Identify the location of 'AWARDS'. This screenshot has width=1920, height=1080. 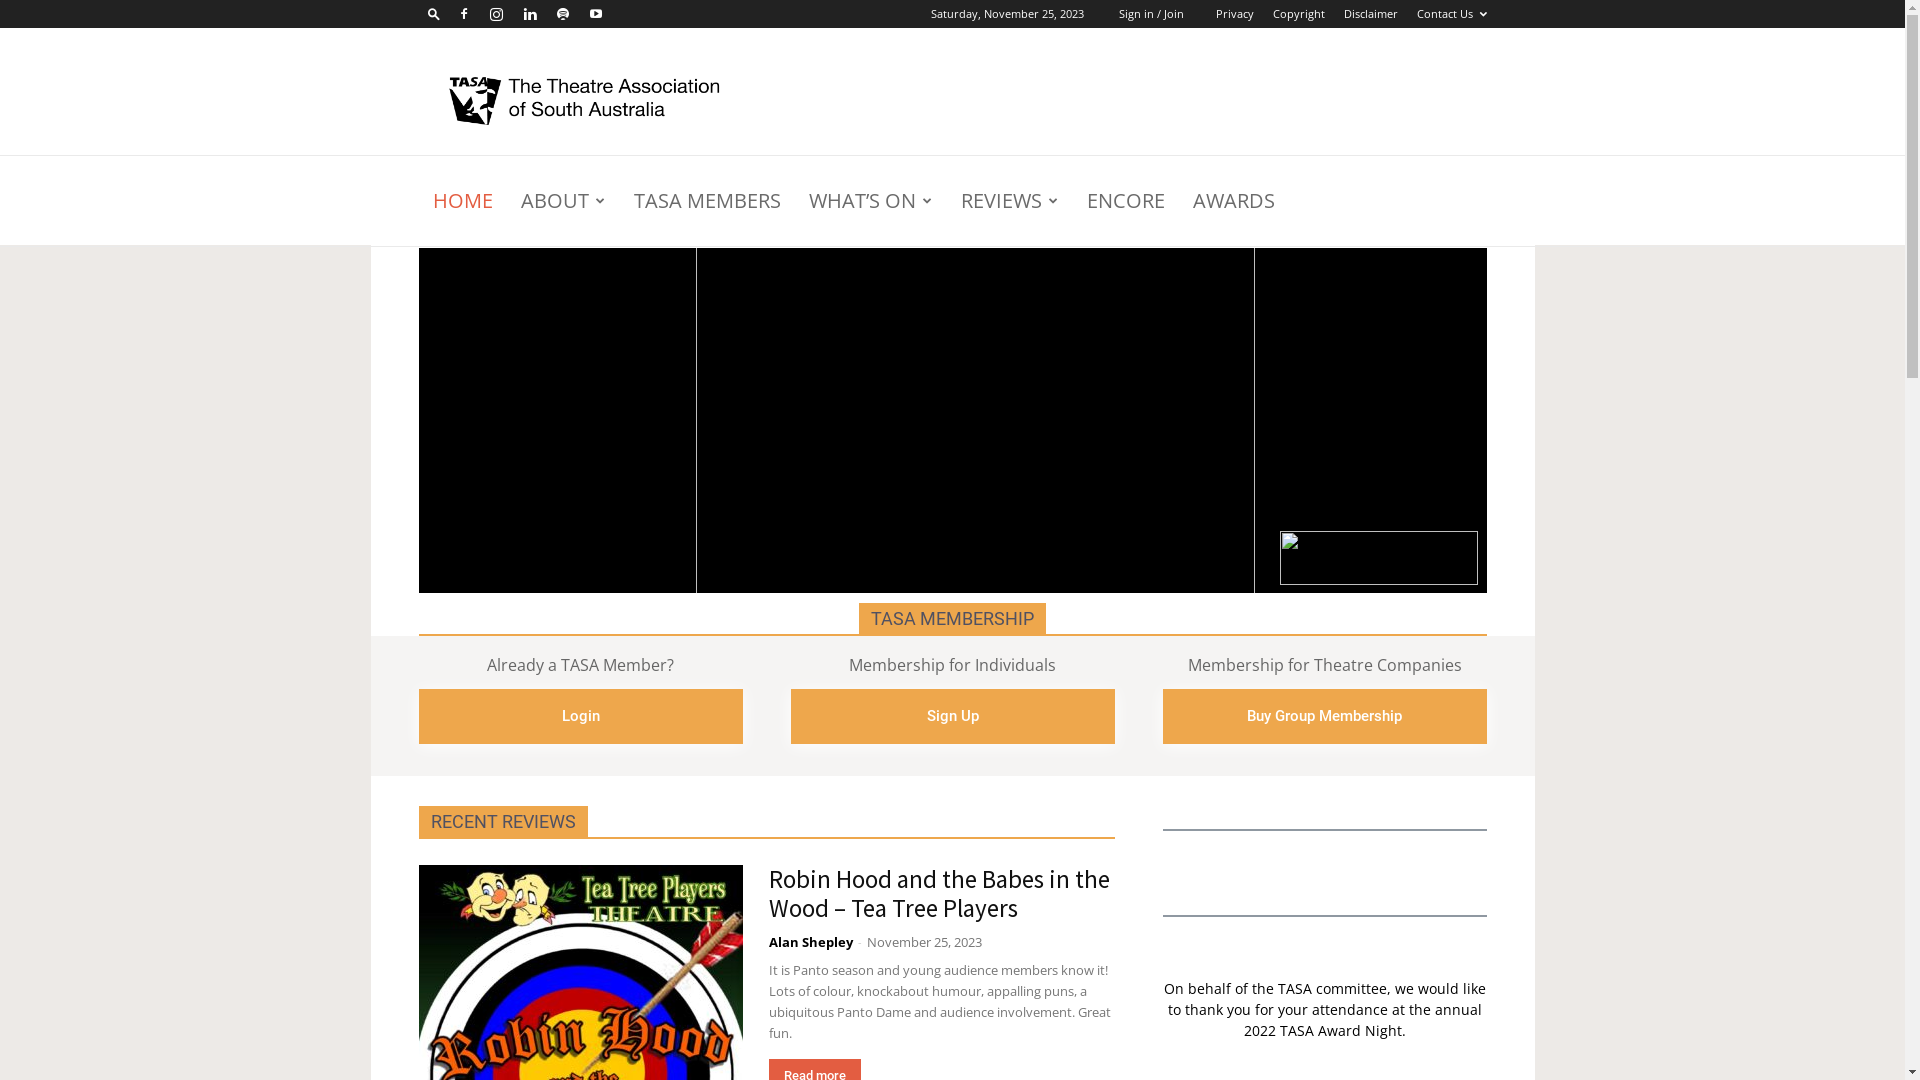
(1232, 200).